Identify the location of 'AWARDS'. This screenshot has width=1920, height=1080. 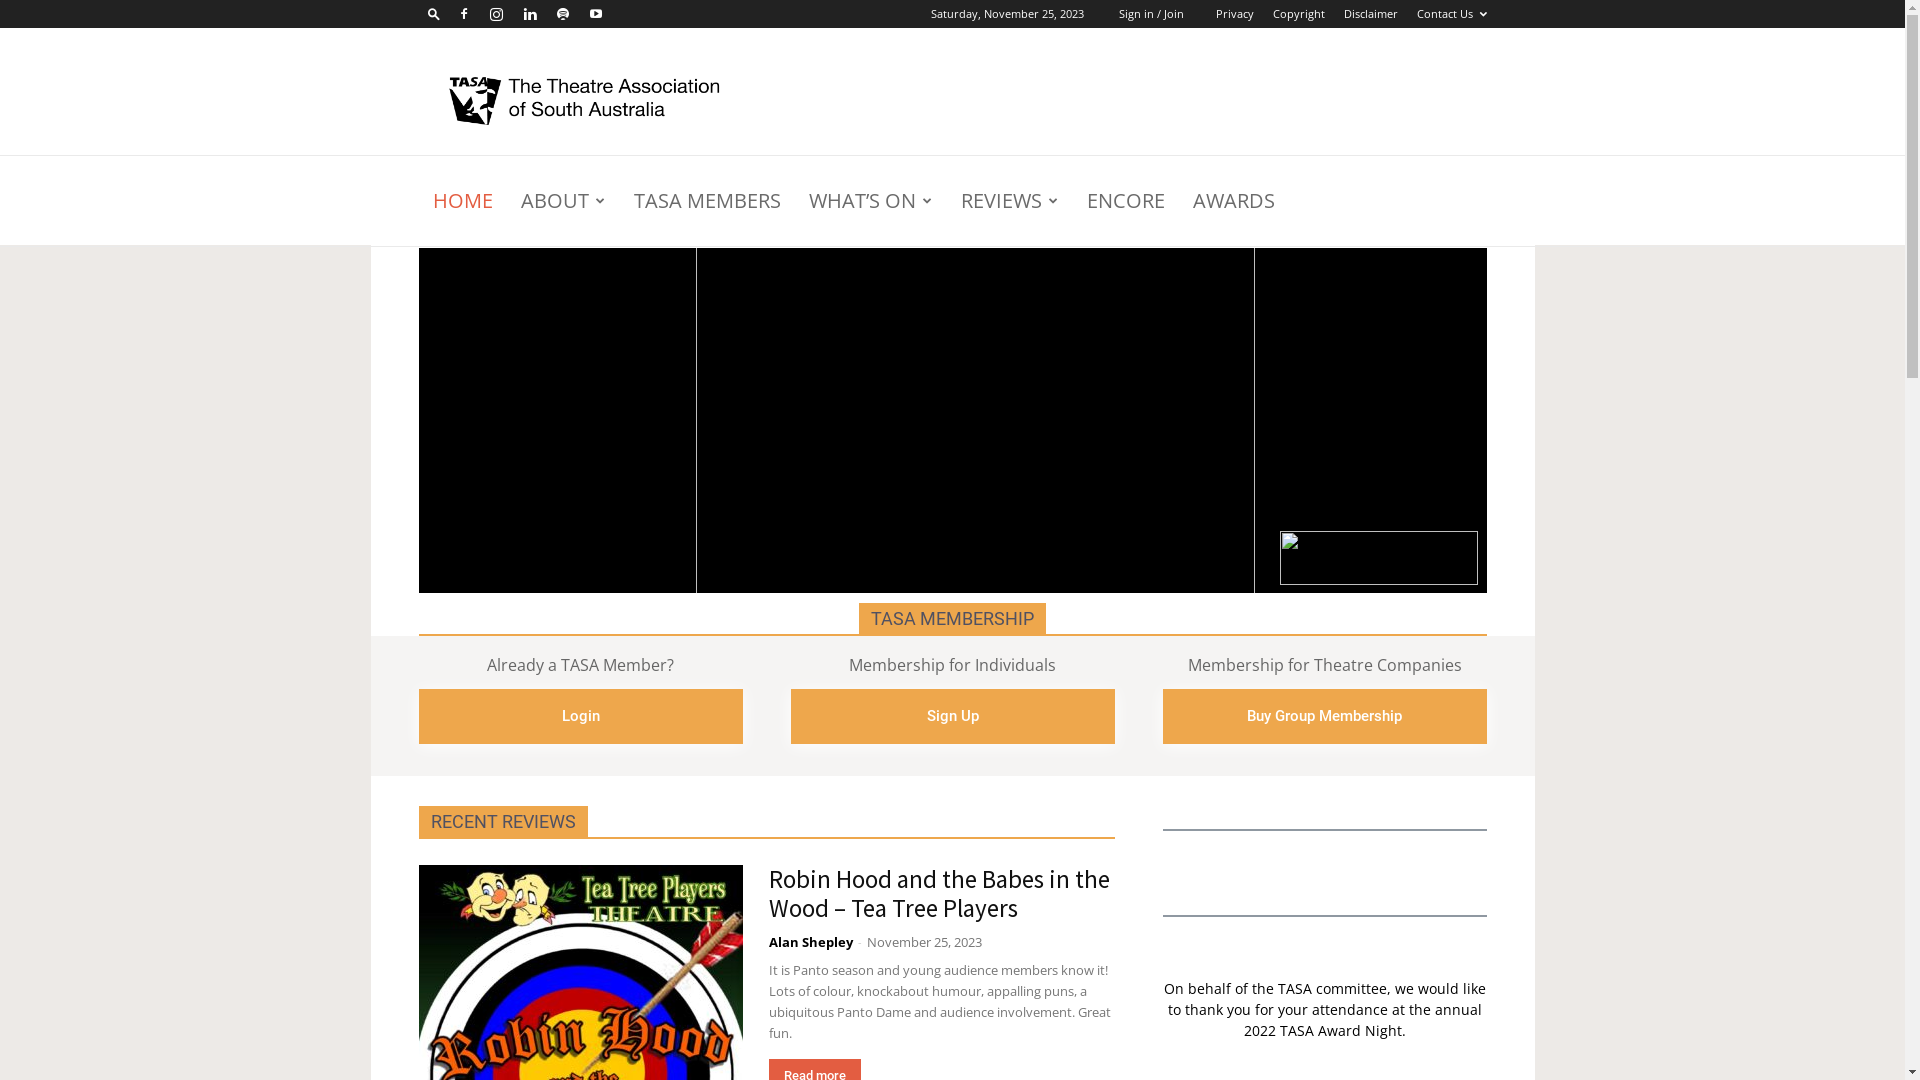
(1232, 200).